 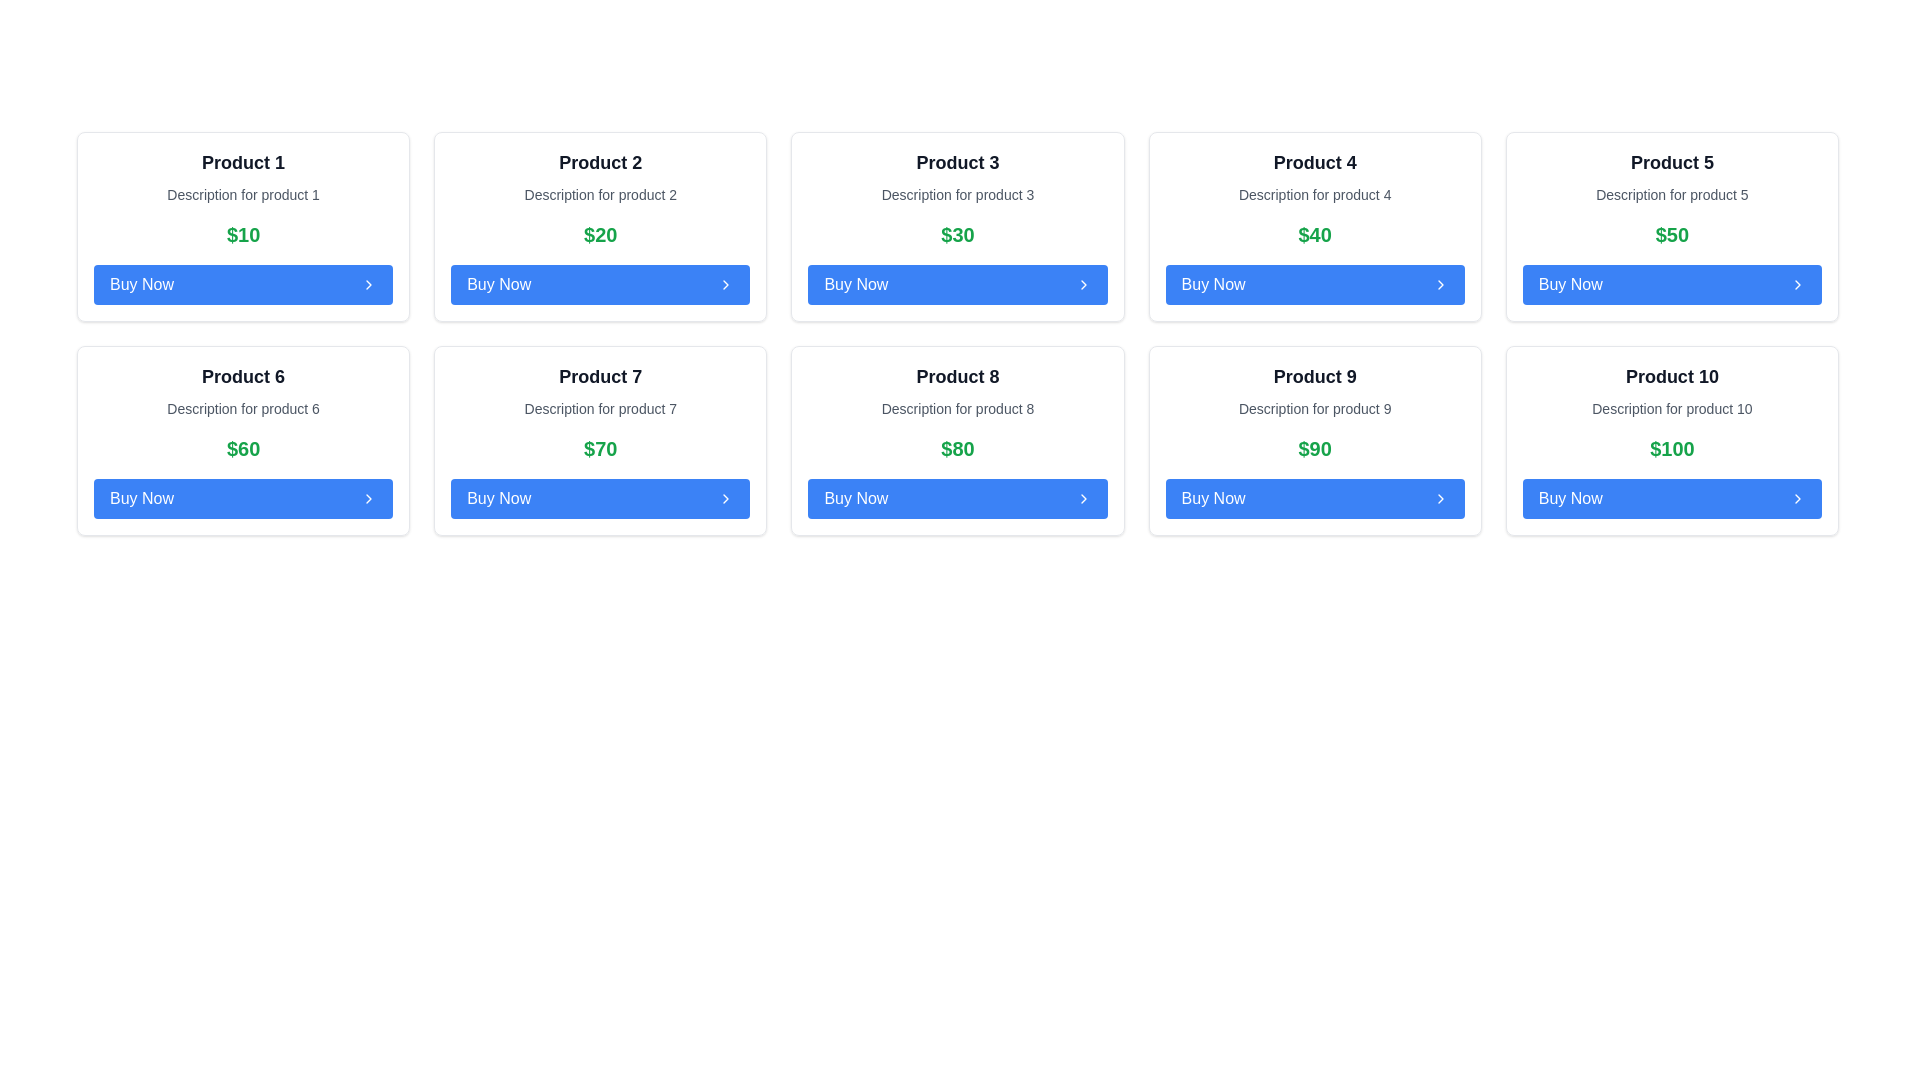 I want to click on the static text label that functions as the title for 'Product 3', positioned at the top of the third card in the first row of the grid layout, so click(x=957, y=161).